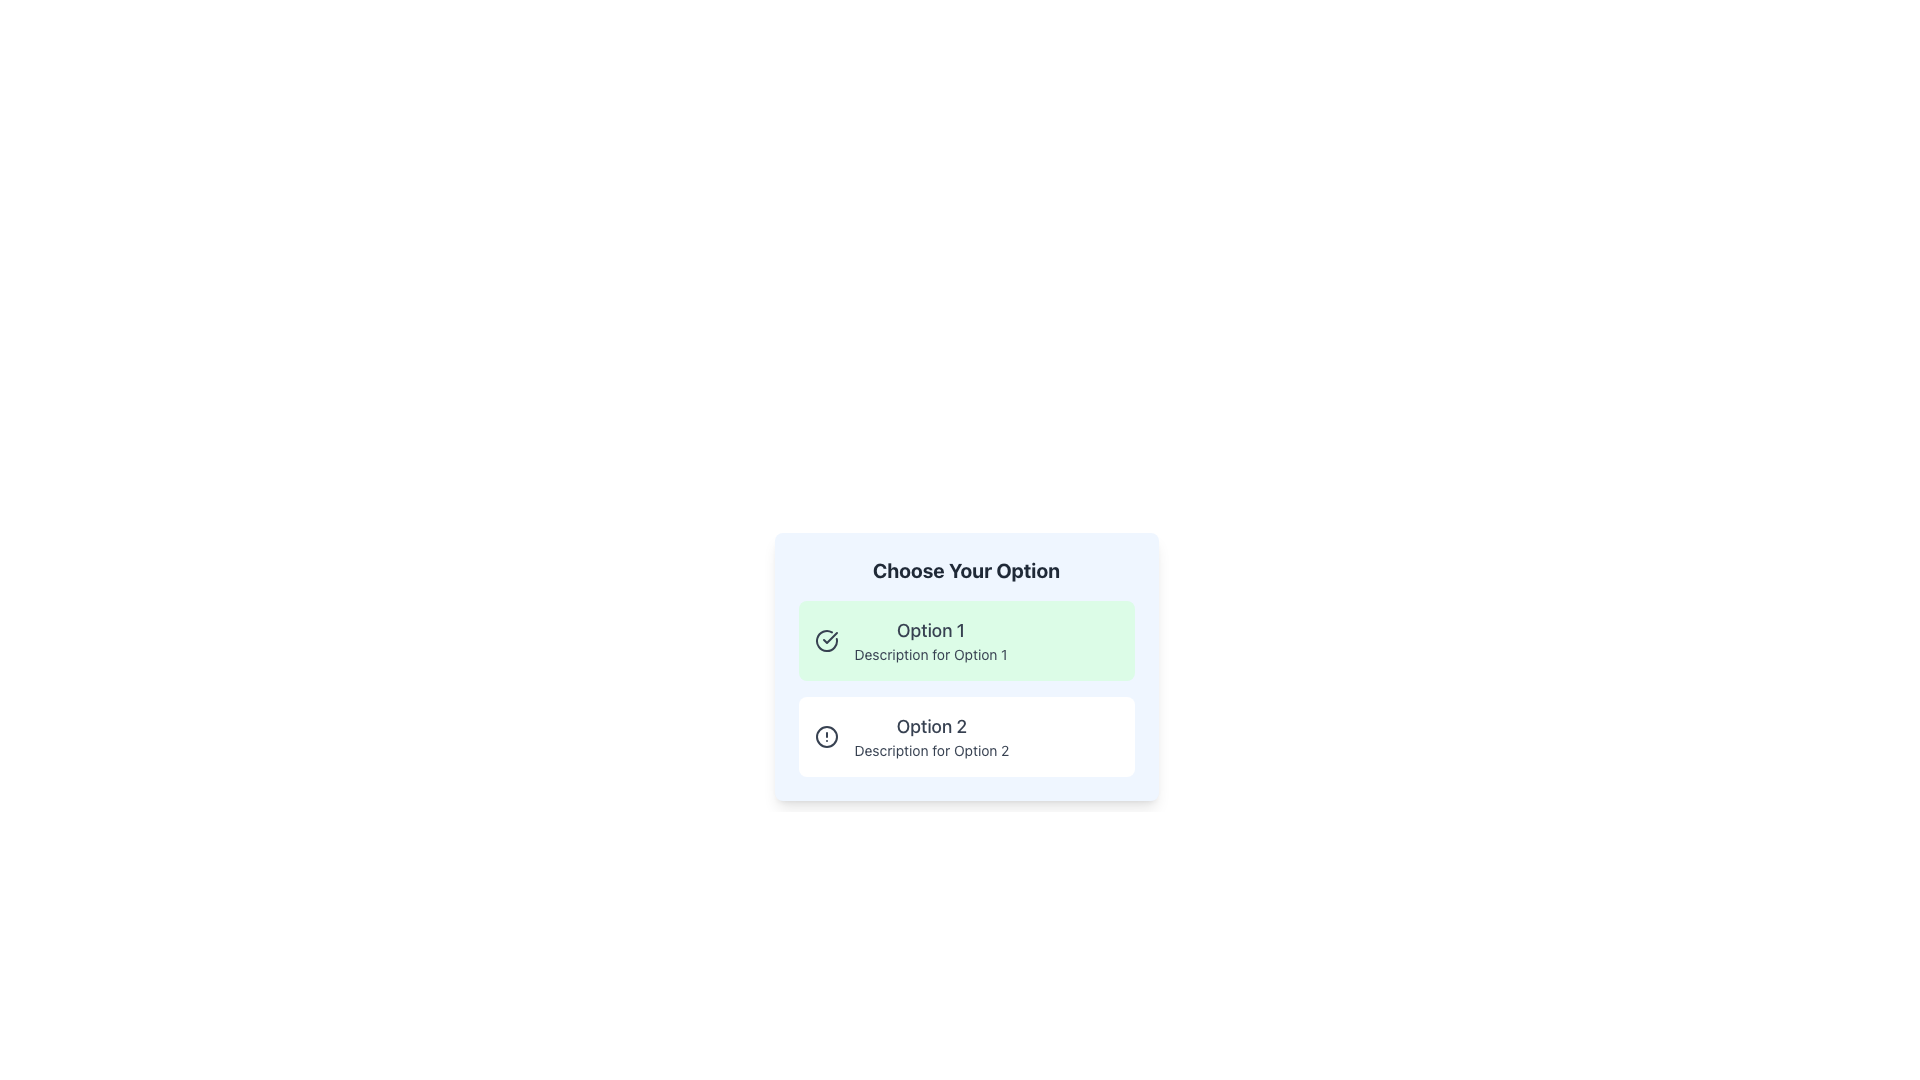 The image size is (1920, 1080). I want to click on the graphical check shape that is part of the circular icon located in the left part of the rectangle associated with Option 1, so click(830, 637).